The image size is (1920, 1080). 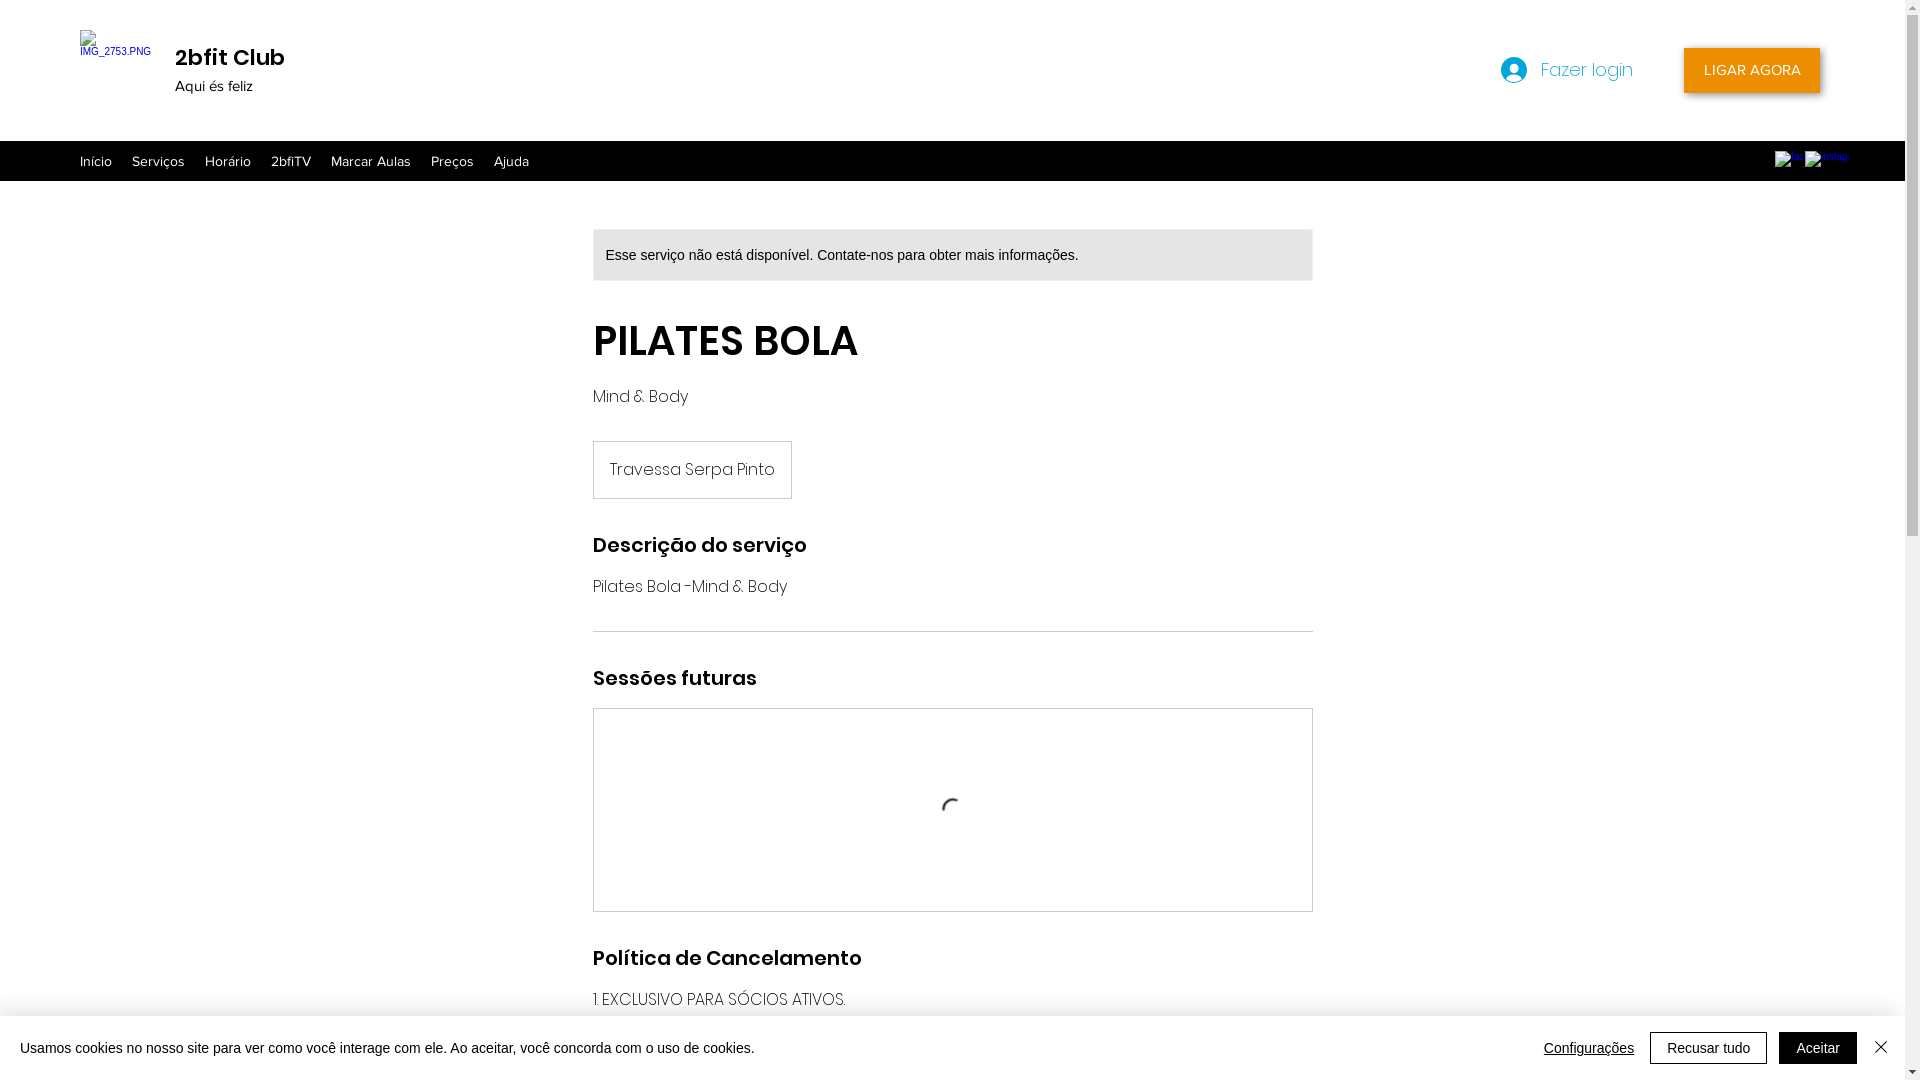 I want to click on 'LIGAR AGORA', so click(x=1751, y=69).